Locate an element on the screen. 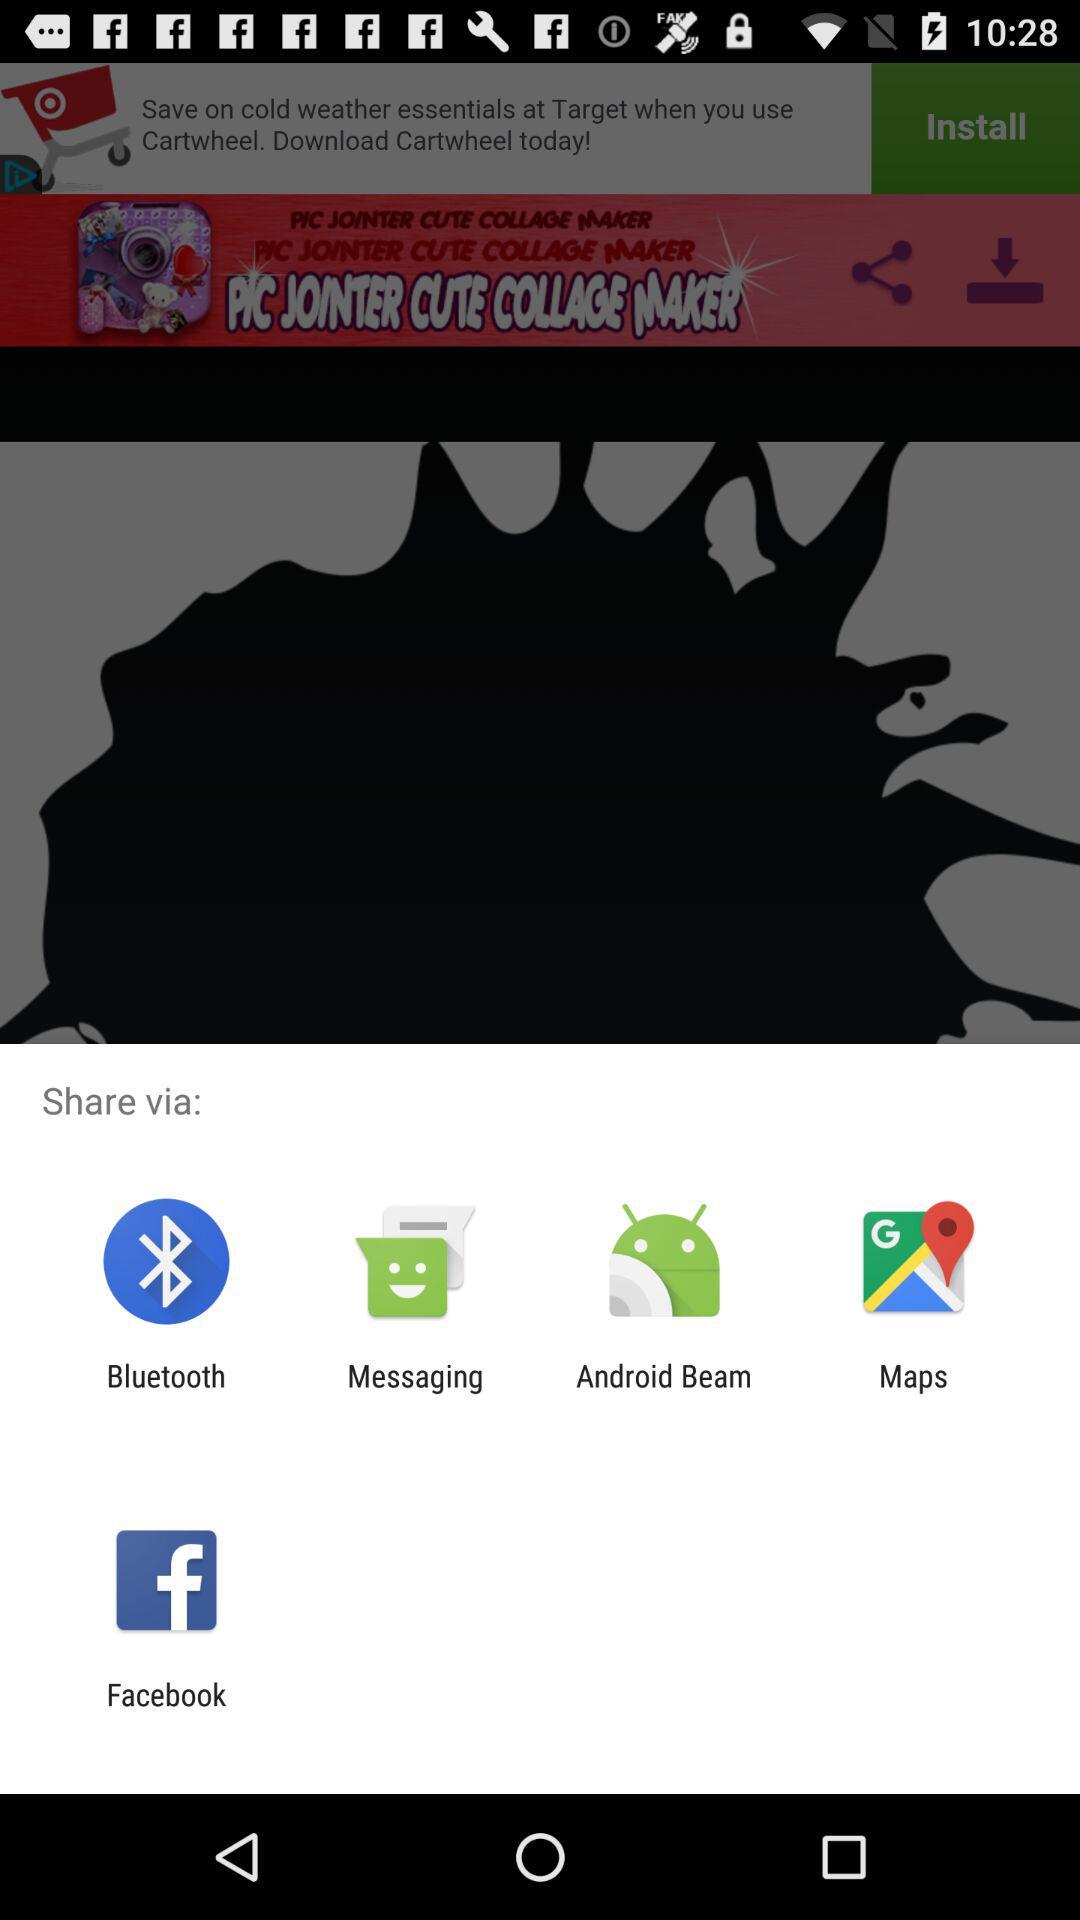 This screenshot has width=1080, height=1920. item to the left of maps icon is located at coordinates (664, 1392).